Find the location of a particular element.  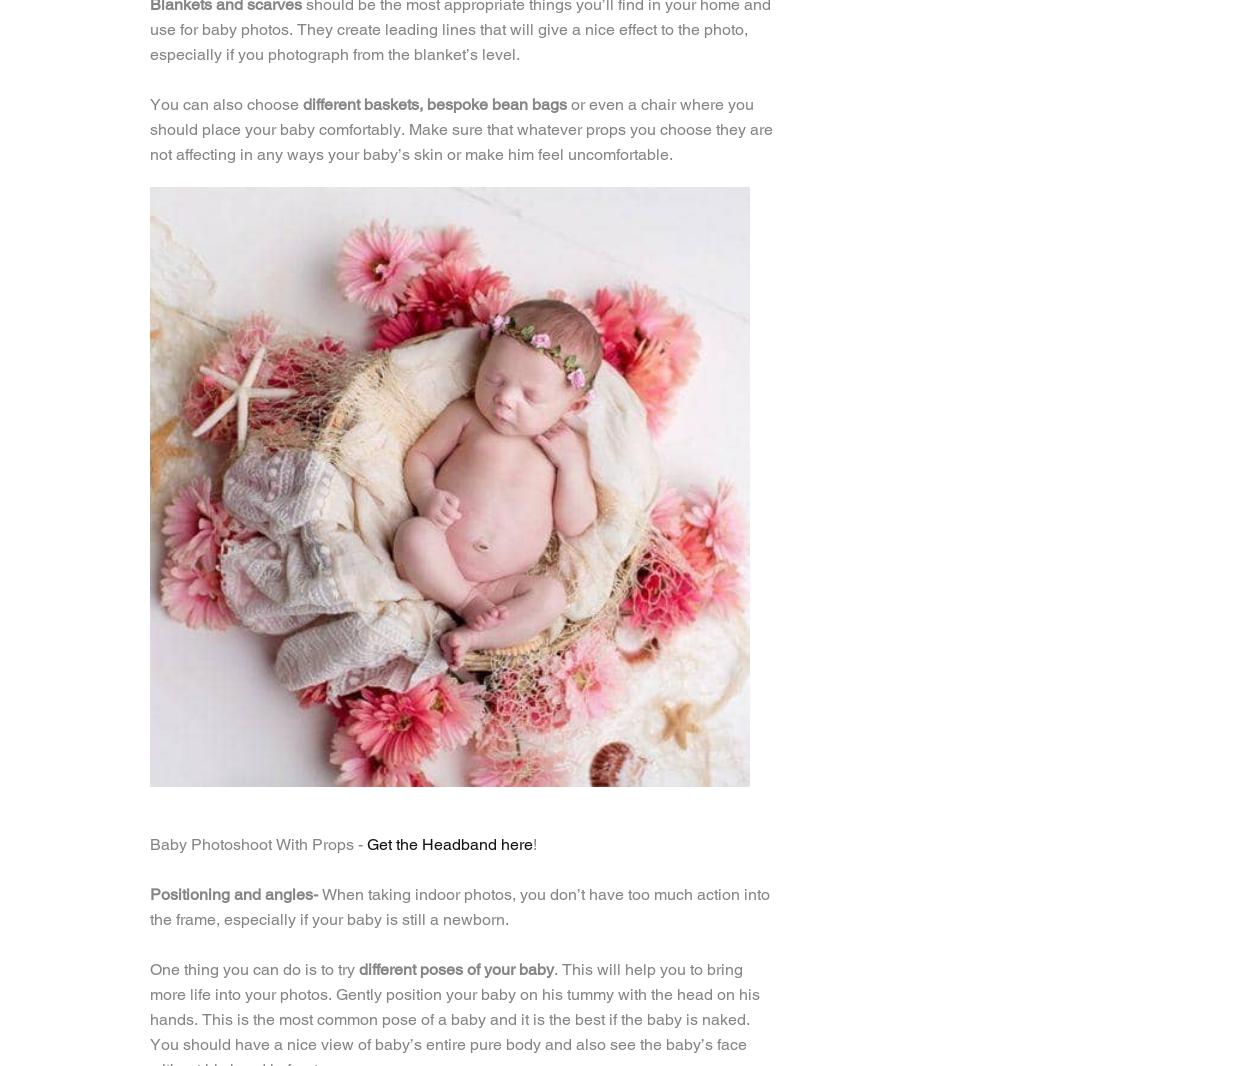

'or even a chair where you should place your baby comfortably. Make sure that whatever props you choose they are not affecting in any ways your baby’s skin or make him feel uncomfortable.' is located at coordinates (460, 128).